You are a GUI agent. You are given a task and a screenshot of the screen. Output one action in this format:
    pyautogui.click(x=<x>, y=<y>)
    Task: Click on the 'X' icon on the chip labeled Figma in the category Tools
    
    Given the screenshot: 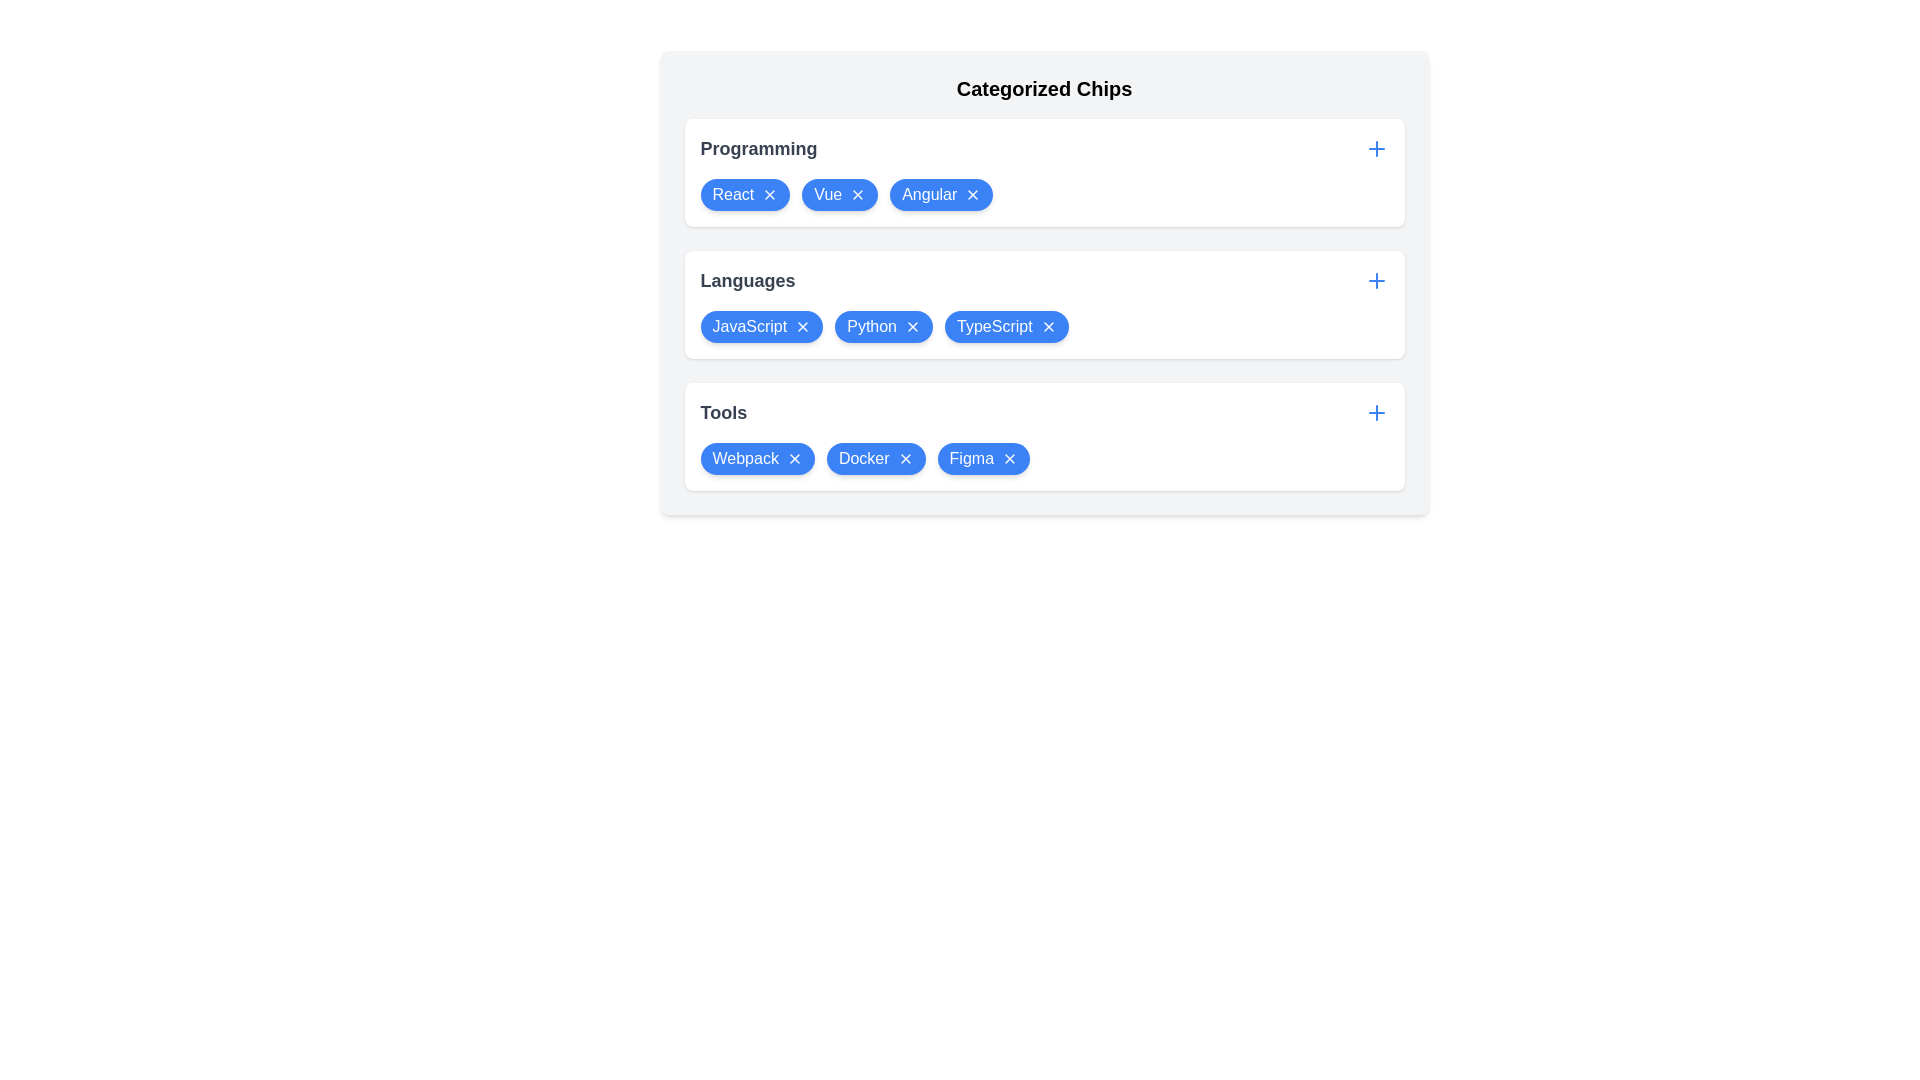 What is the action you would take?
    pyautogui.click(x=1010, y=459)
    